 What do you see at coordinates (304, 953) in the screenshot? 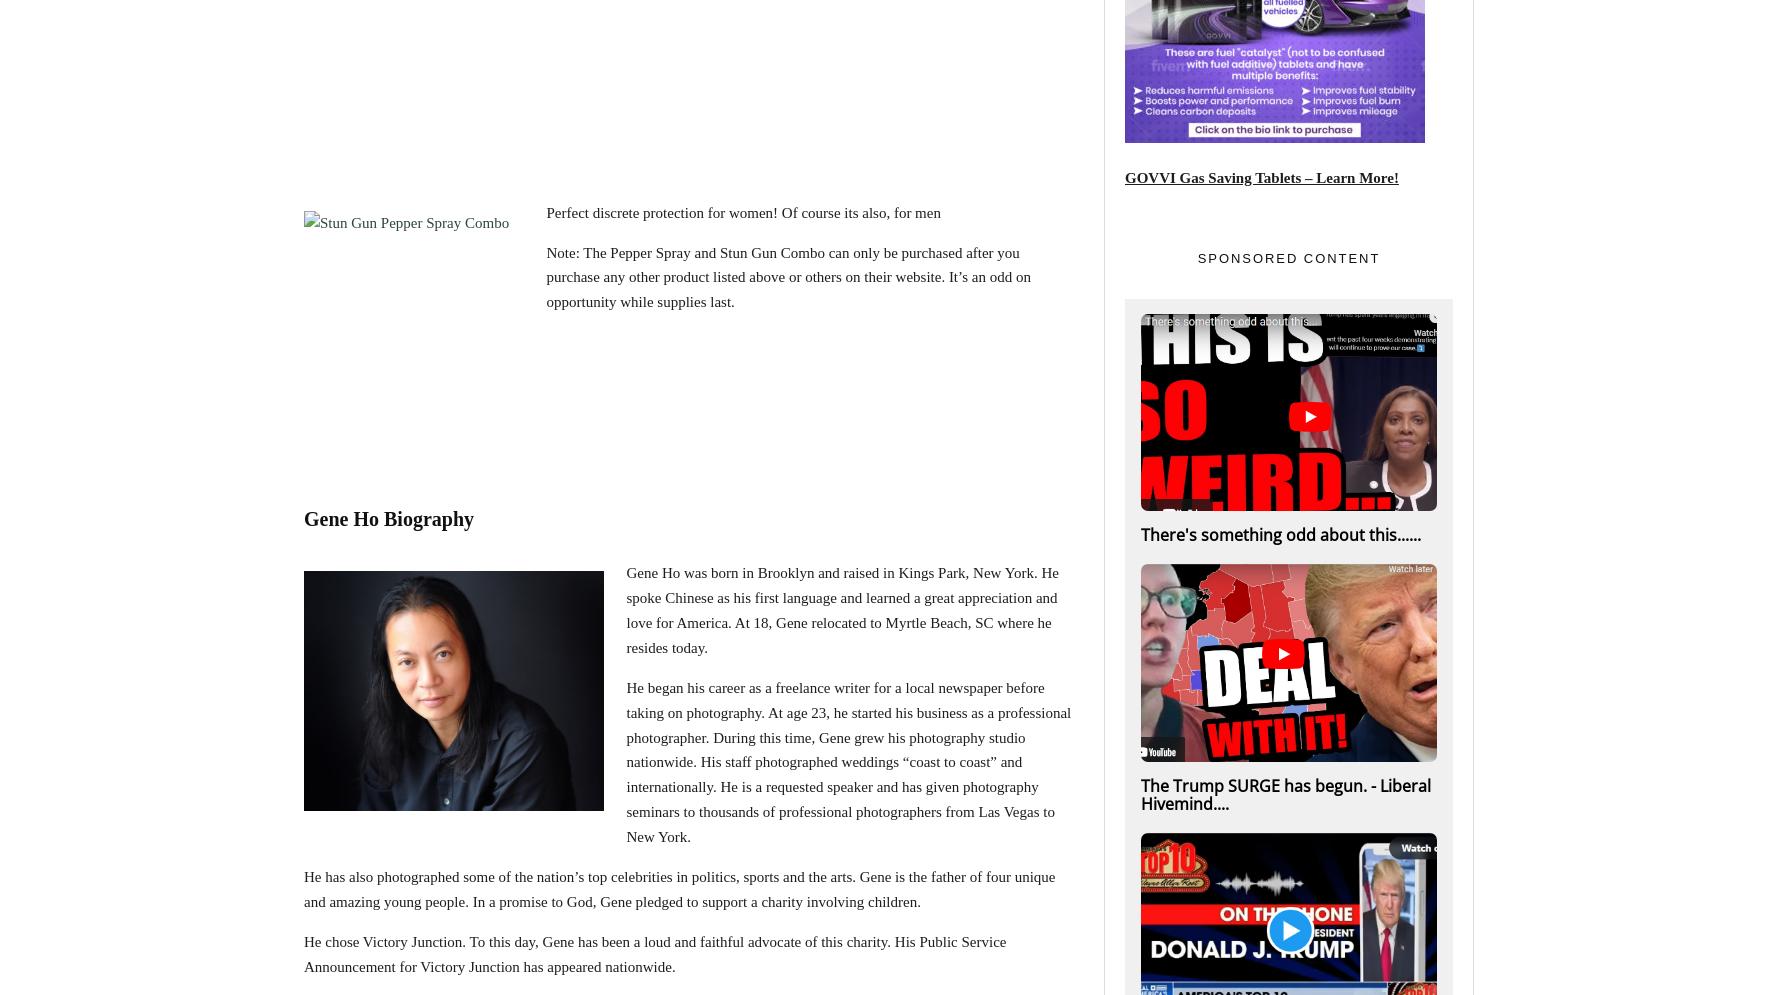
I see `'He chose Victory Junction. To this day, Gene has been a loud and faithful advocate of this charity. His Public Service Announcement for Victory Junction has appeared nationwide.'` at bounding box center [304, 953].